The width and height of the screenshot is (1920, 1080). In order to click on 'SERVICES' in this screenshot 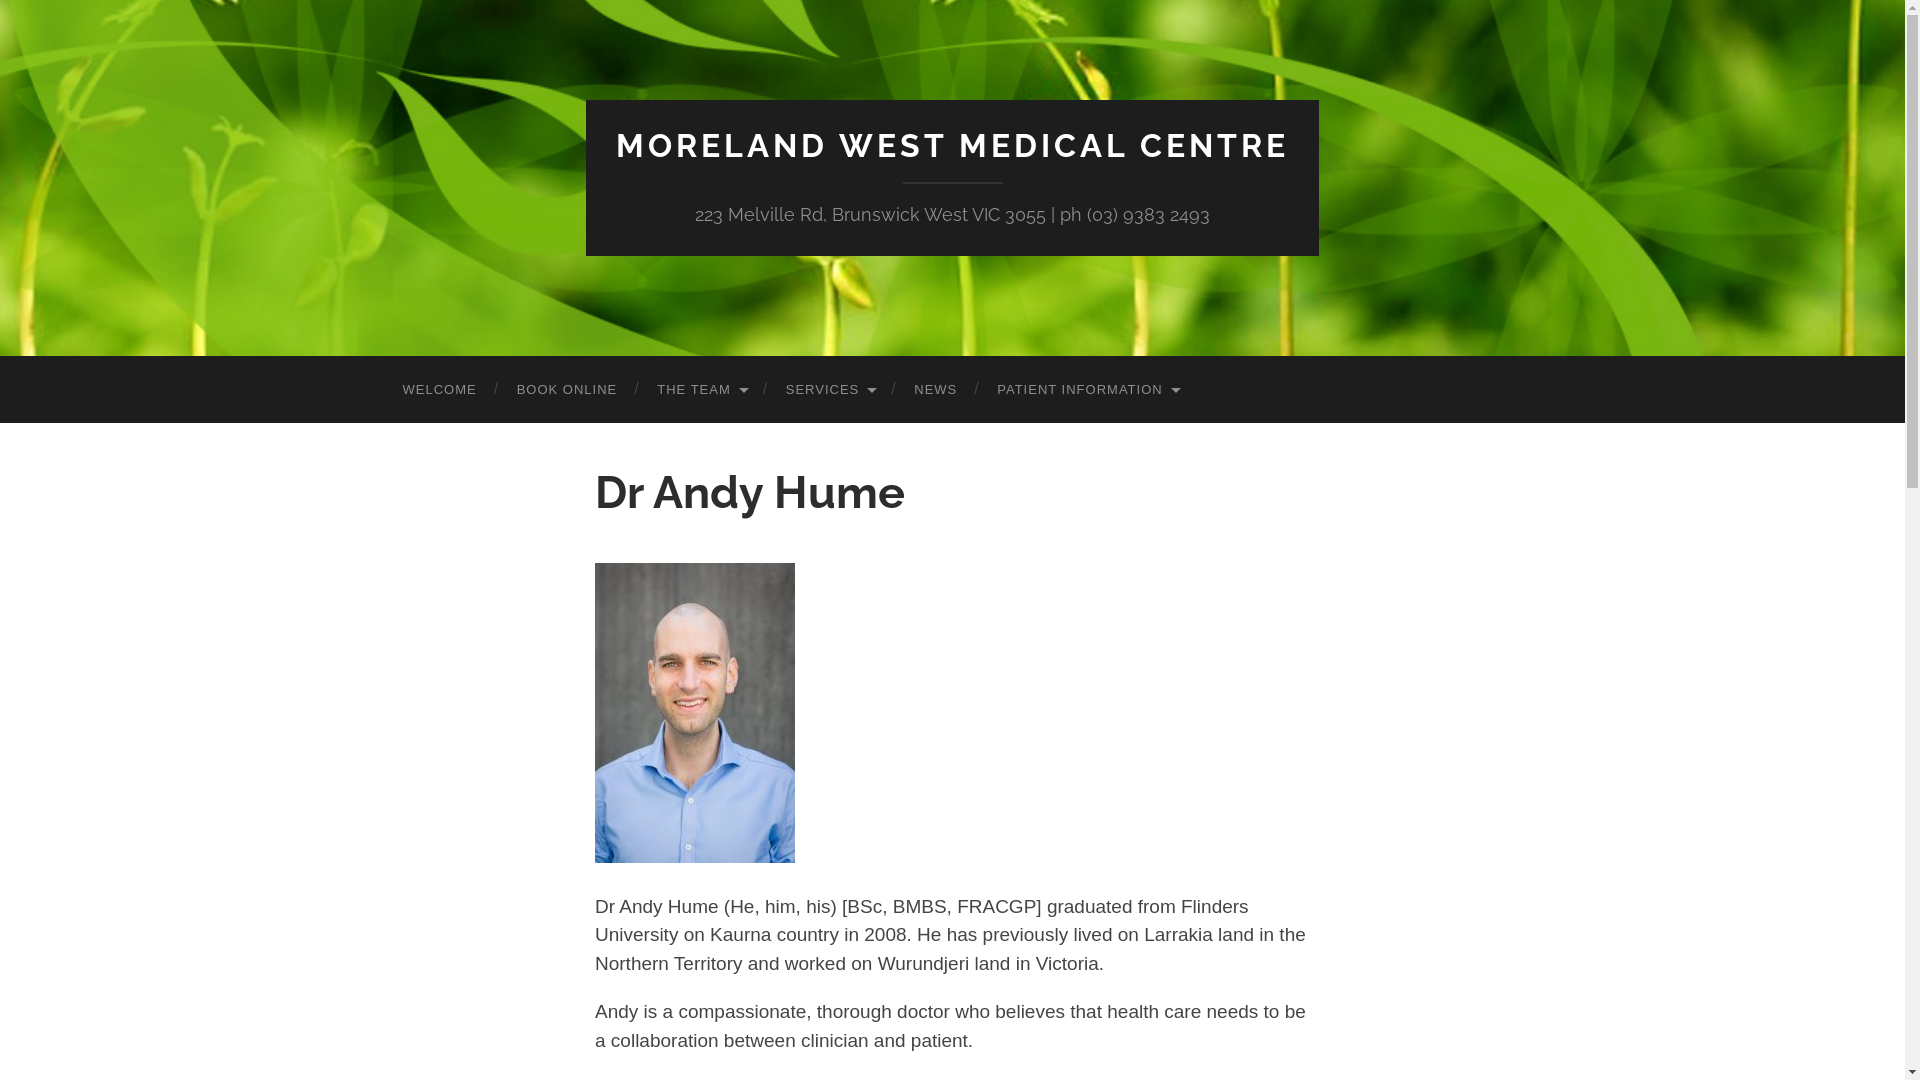, I will do `click(830, 389)`.